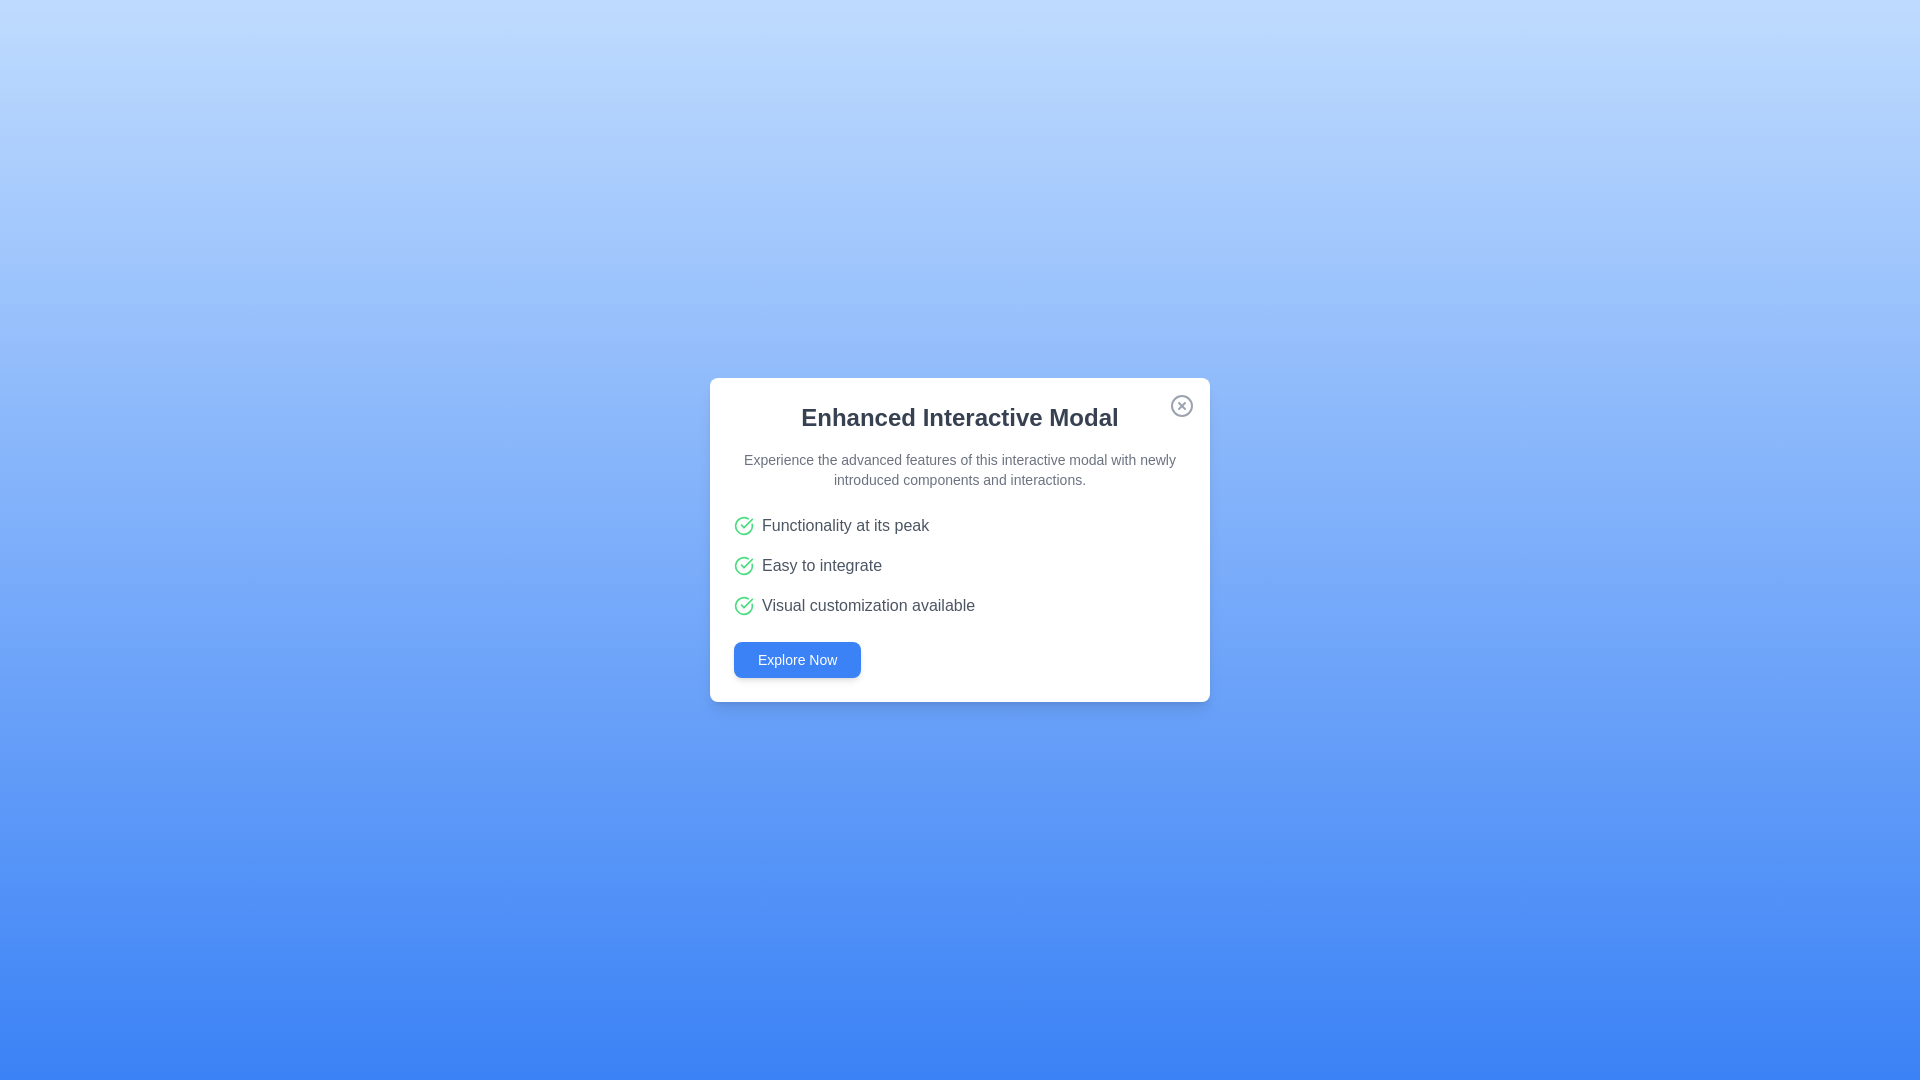  I want to click on the visual feedback of the circular icon with a green border and a small checkmark, located near the text 'Functionality at its peak' in the modal window, so click(743, 604).